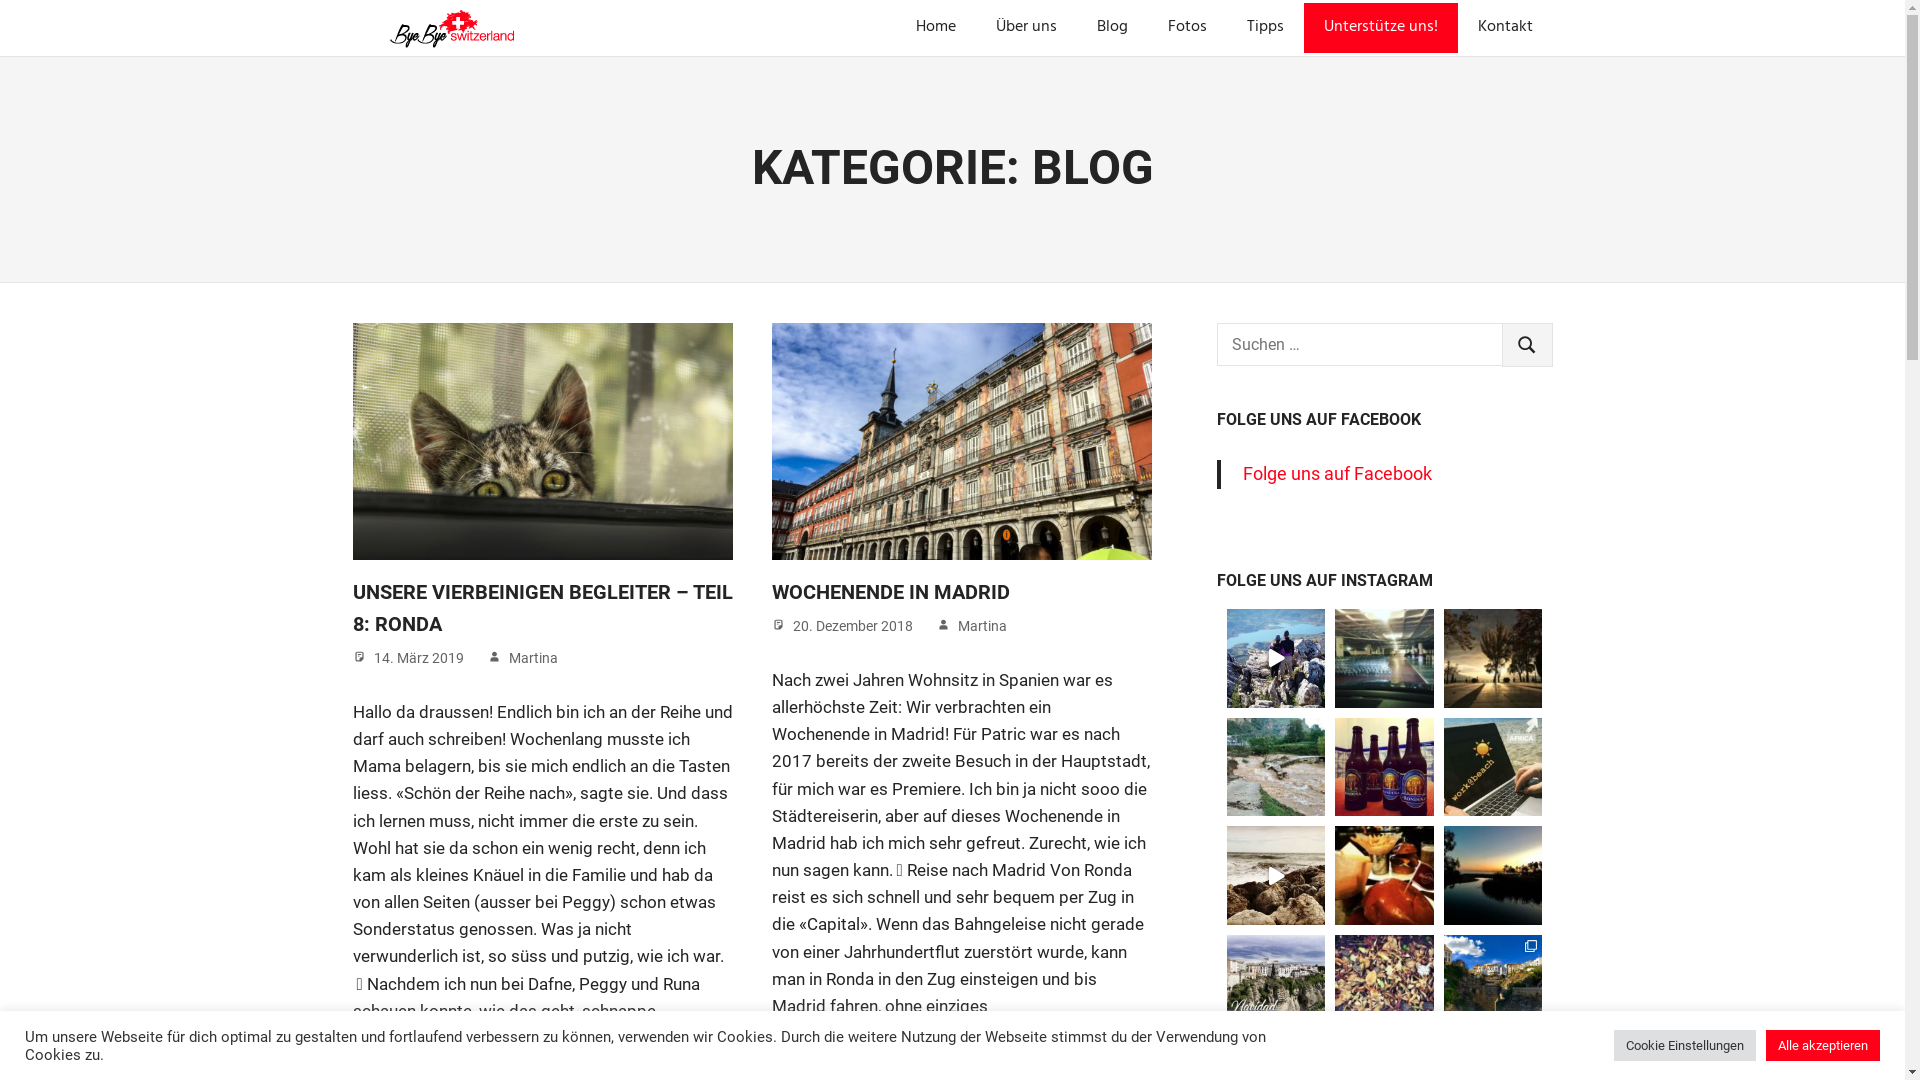 The image size is (1920, 1080). What do you see at coordinates (1147, 27) in the screenshot?
I see `'Fotos'` at bounding box center [1147, 27].